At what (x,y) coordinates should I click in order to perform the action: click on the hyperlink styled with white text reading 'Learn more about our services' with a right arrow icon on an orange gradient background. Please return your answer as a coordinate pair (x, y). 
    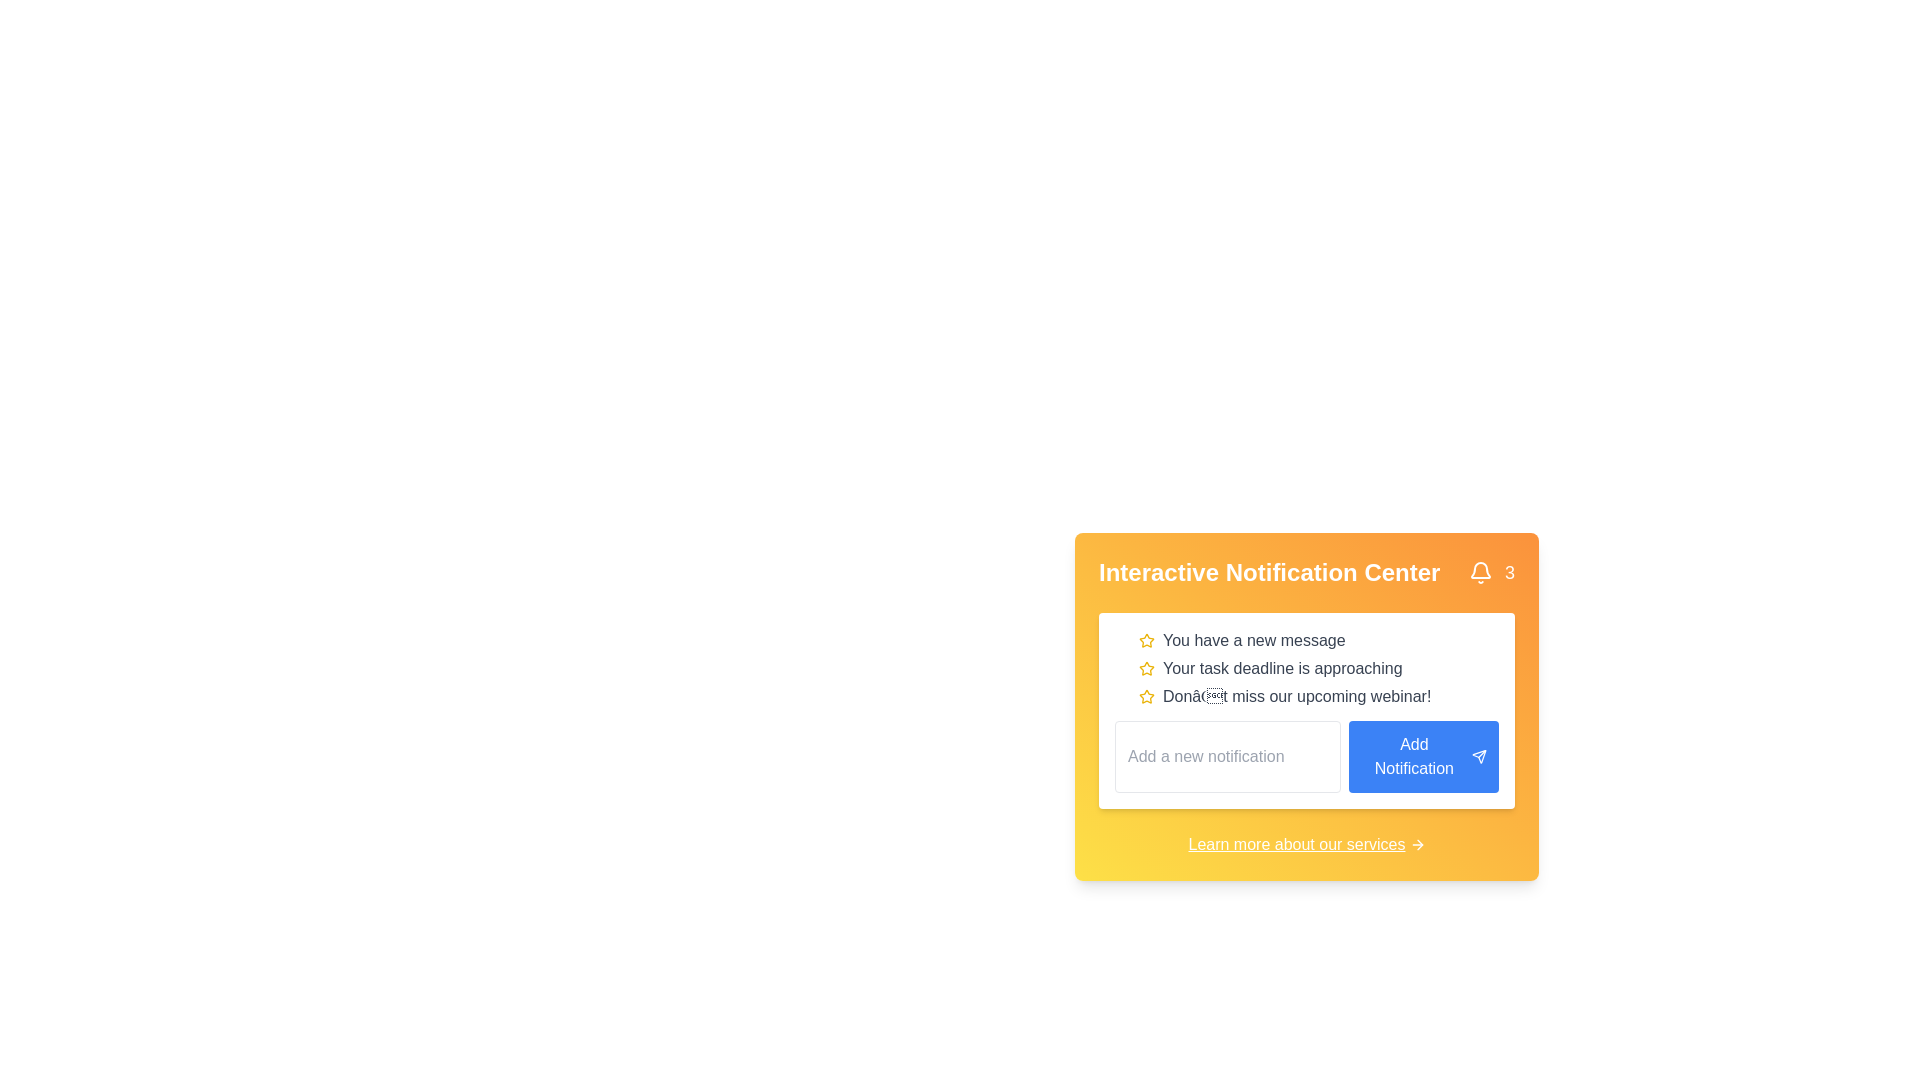
    Looking at the image, I should click on (1306, 844).